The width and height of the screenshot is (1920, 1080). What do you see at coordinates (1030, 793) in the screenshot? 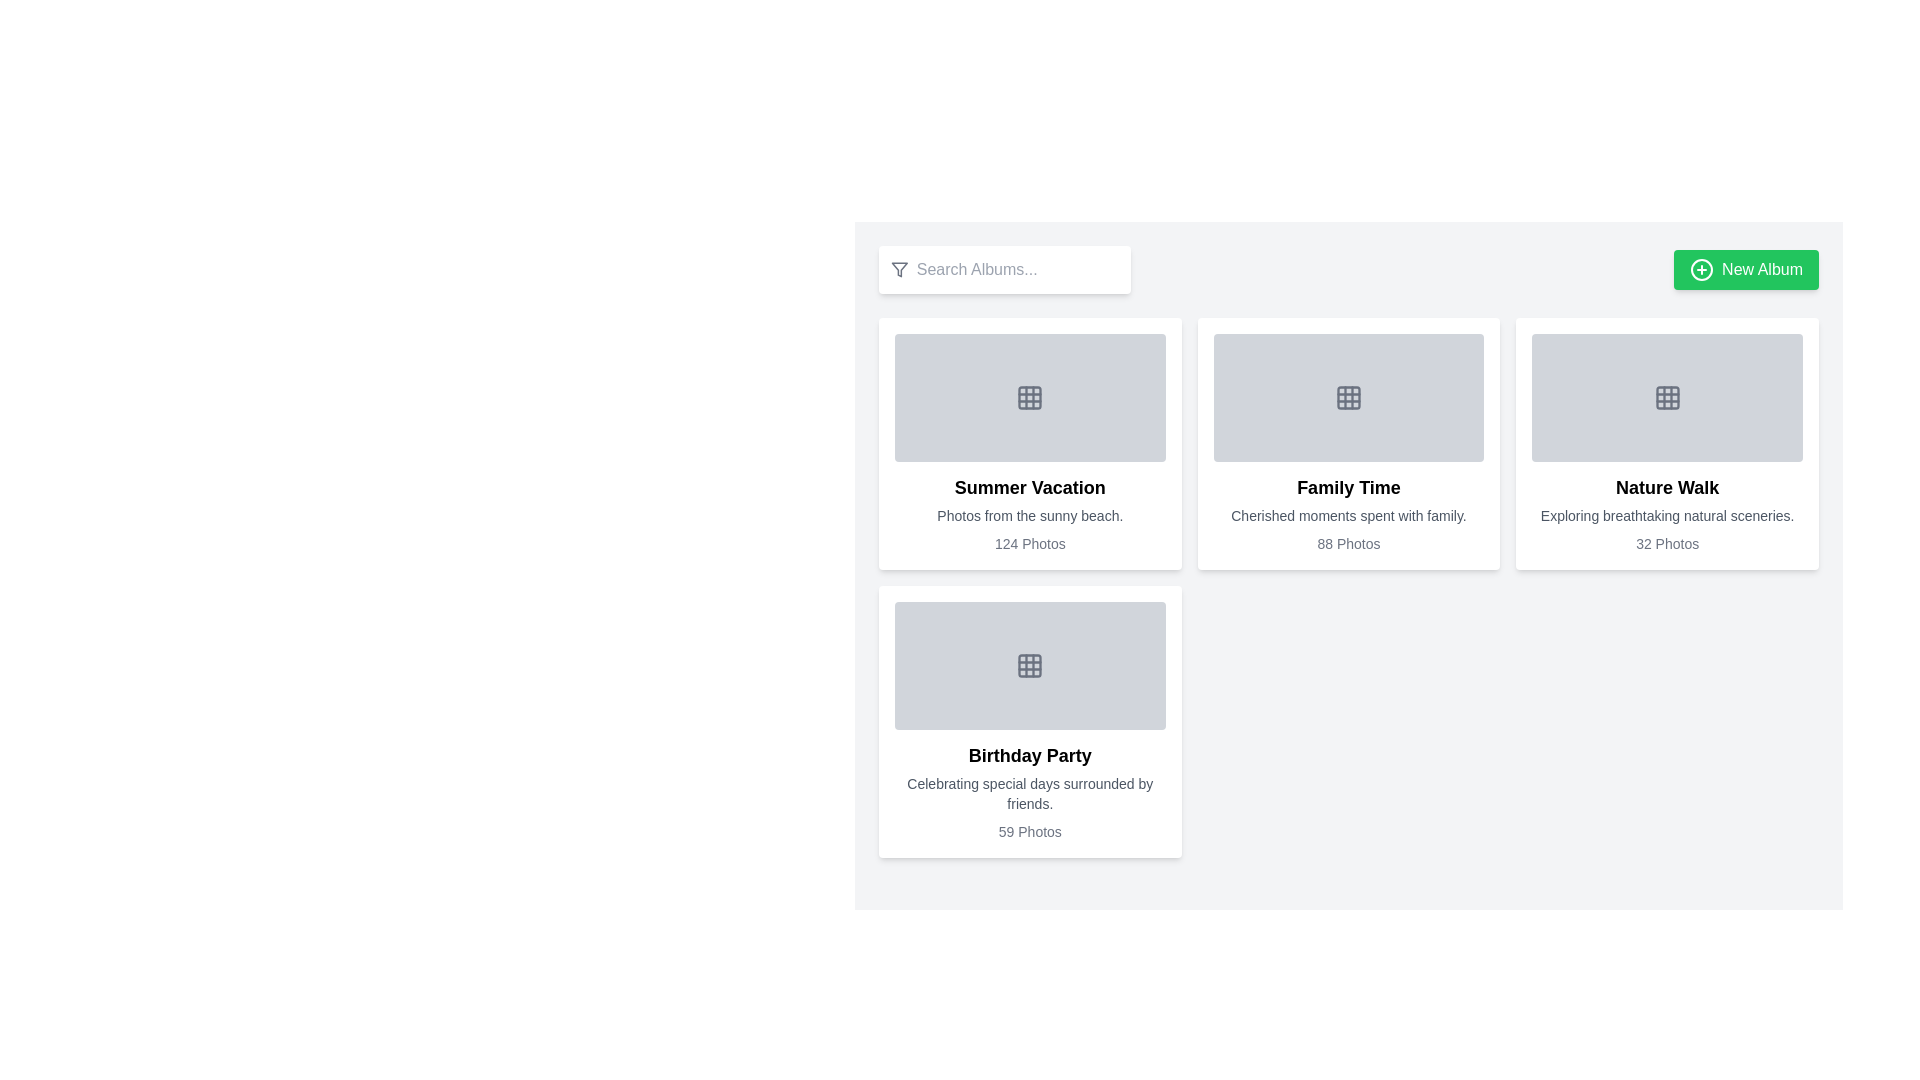
I see `text element stating 'Celebrating special days surrounded by friends.' located within the fourth card labeled 'Birthday Party' in the second row of the grid layout, positioned beneath the title 'Birthday Party.'` at bounding box center [1030, 793].